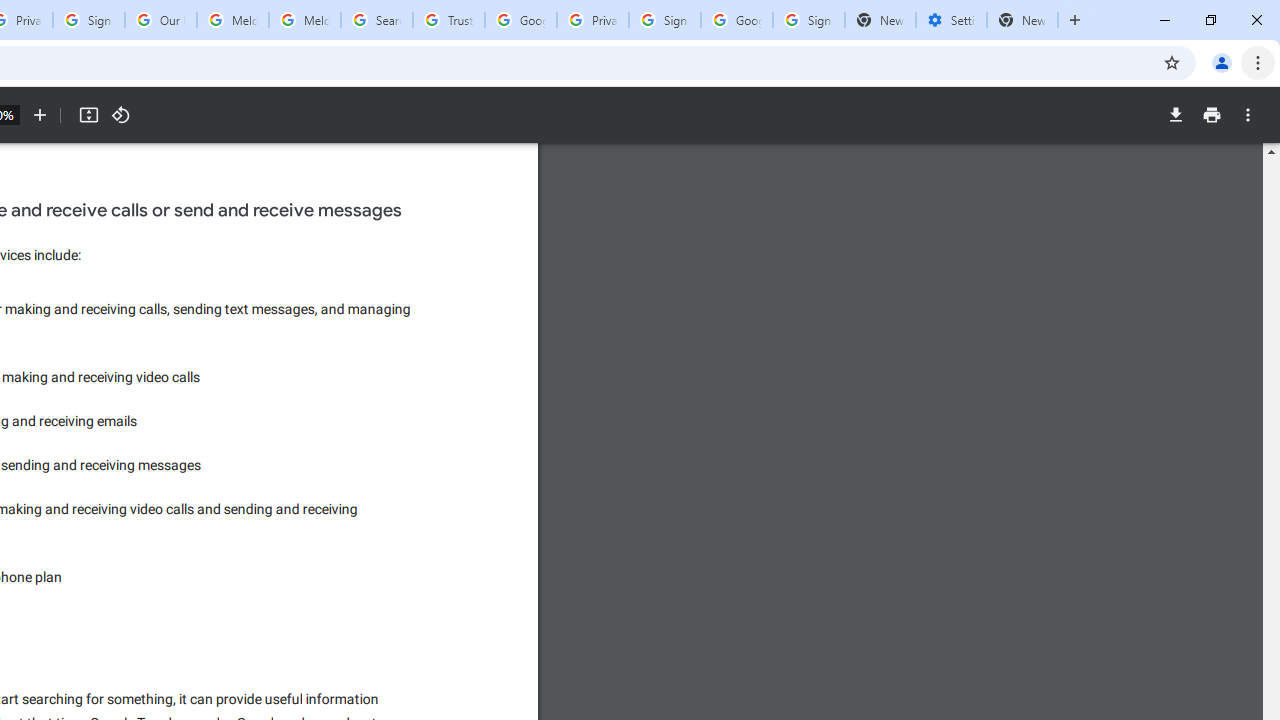 Image resolution: width=1280 pixels, height=720 pixels. I want to click on 'More actions', so click(1247, 115).